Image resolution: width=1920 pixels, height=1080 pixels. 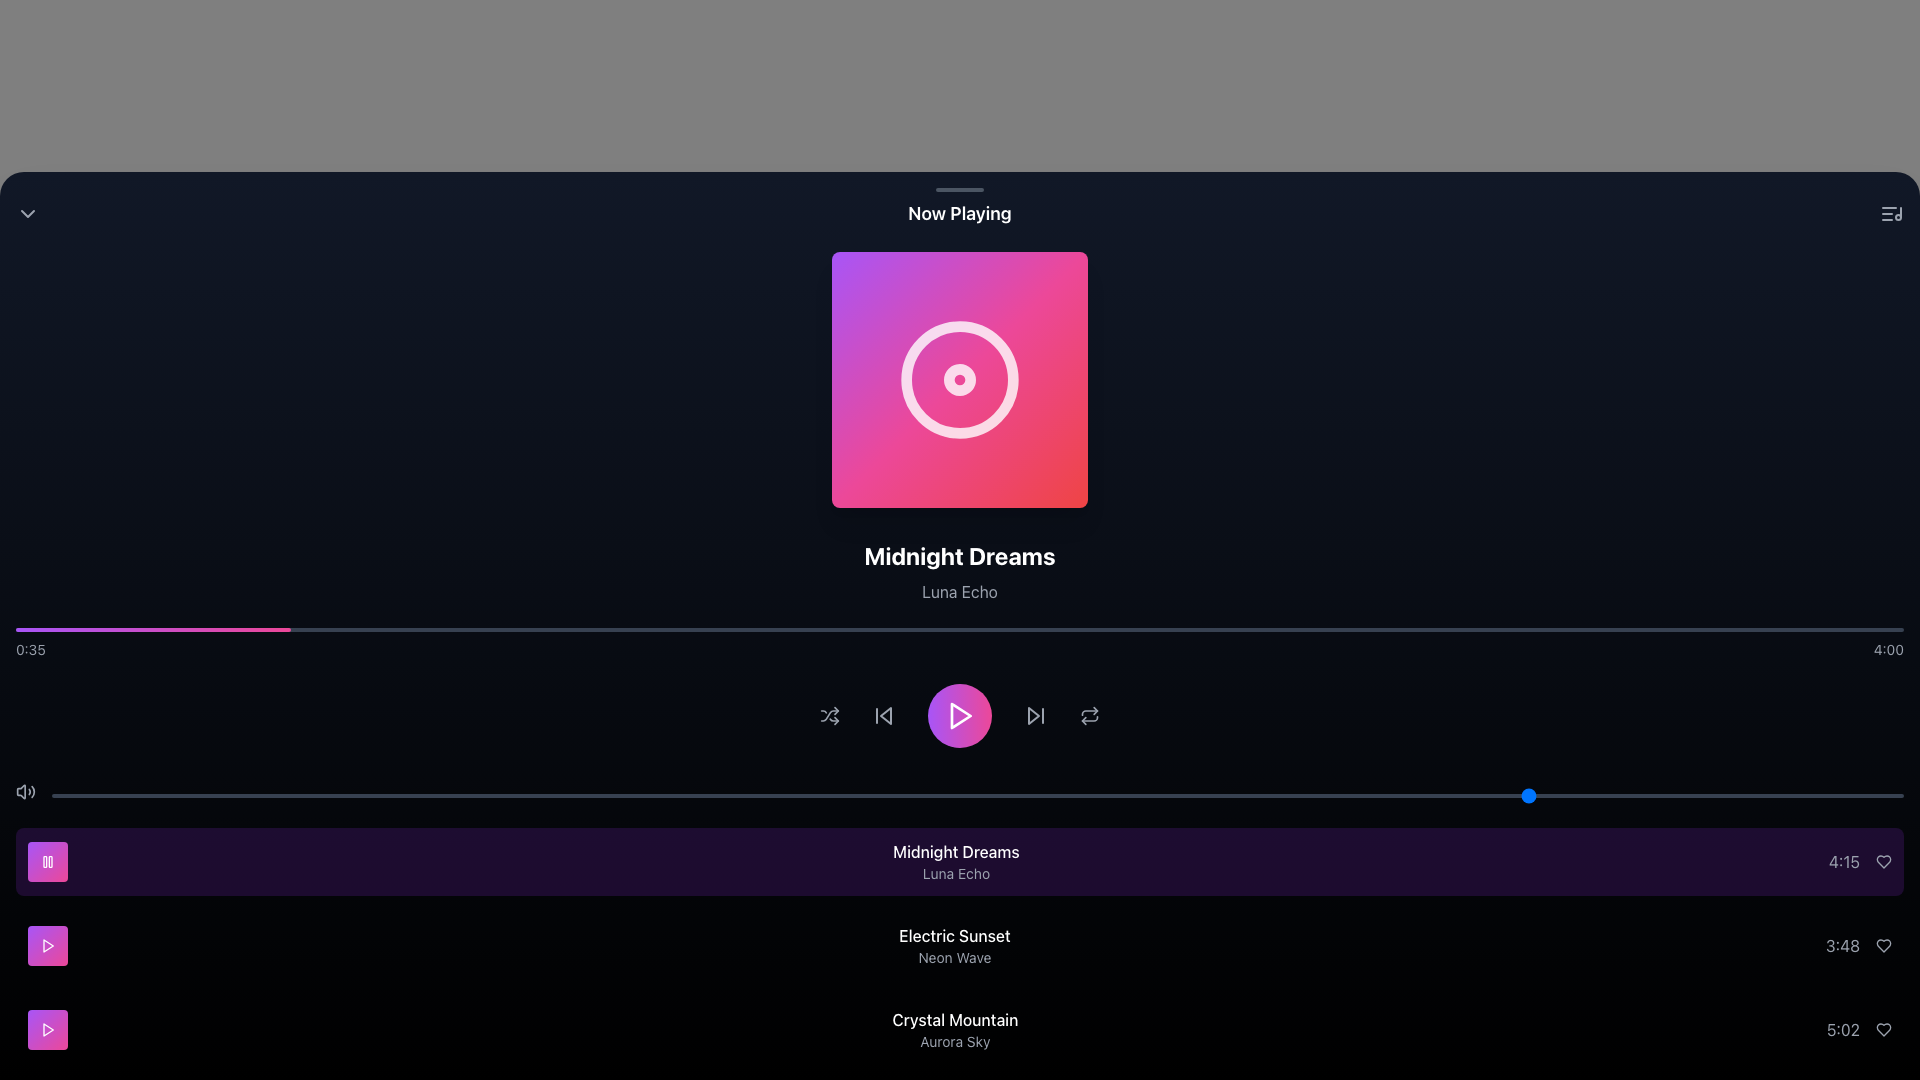 I want to click on the list item titled 'Crystal Mountain' with the subtitle 'Aurora Sky' and duration '5:02', so click(x=960, y=1029).